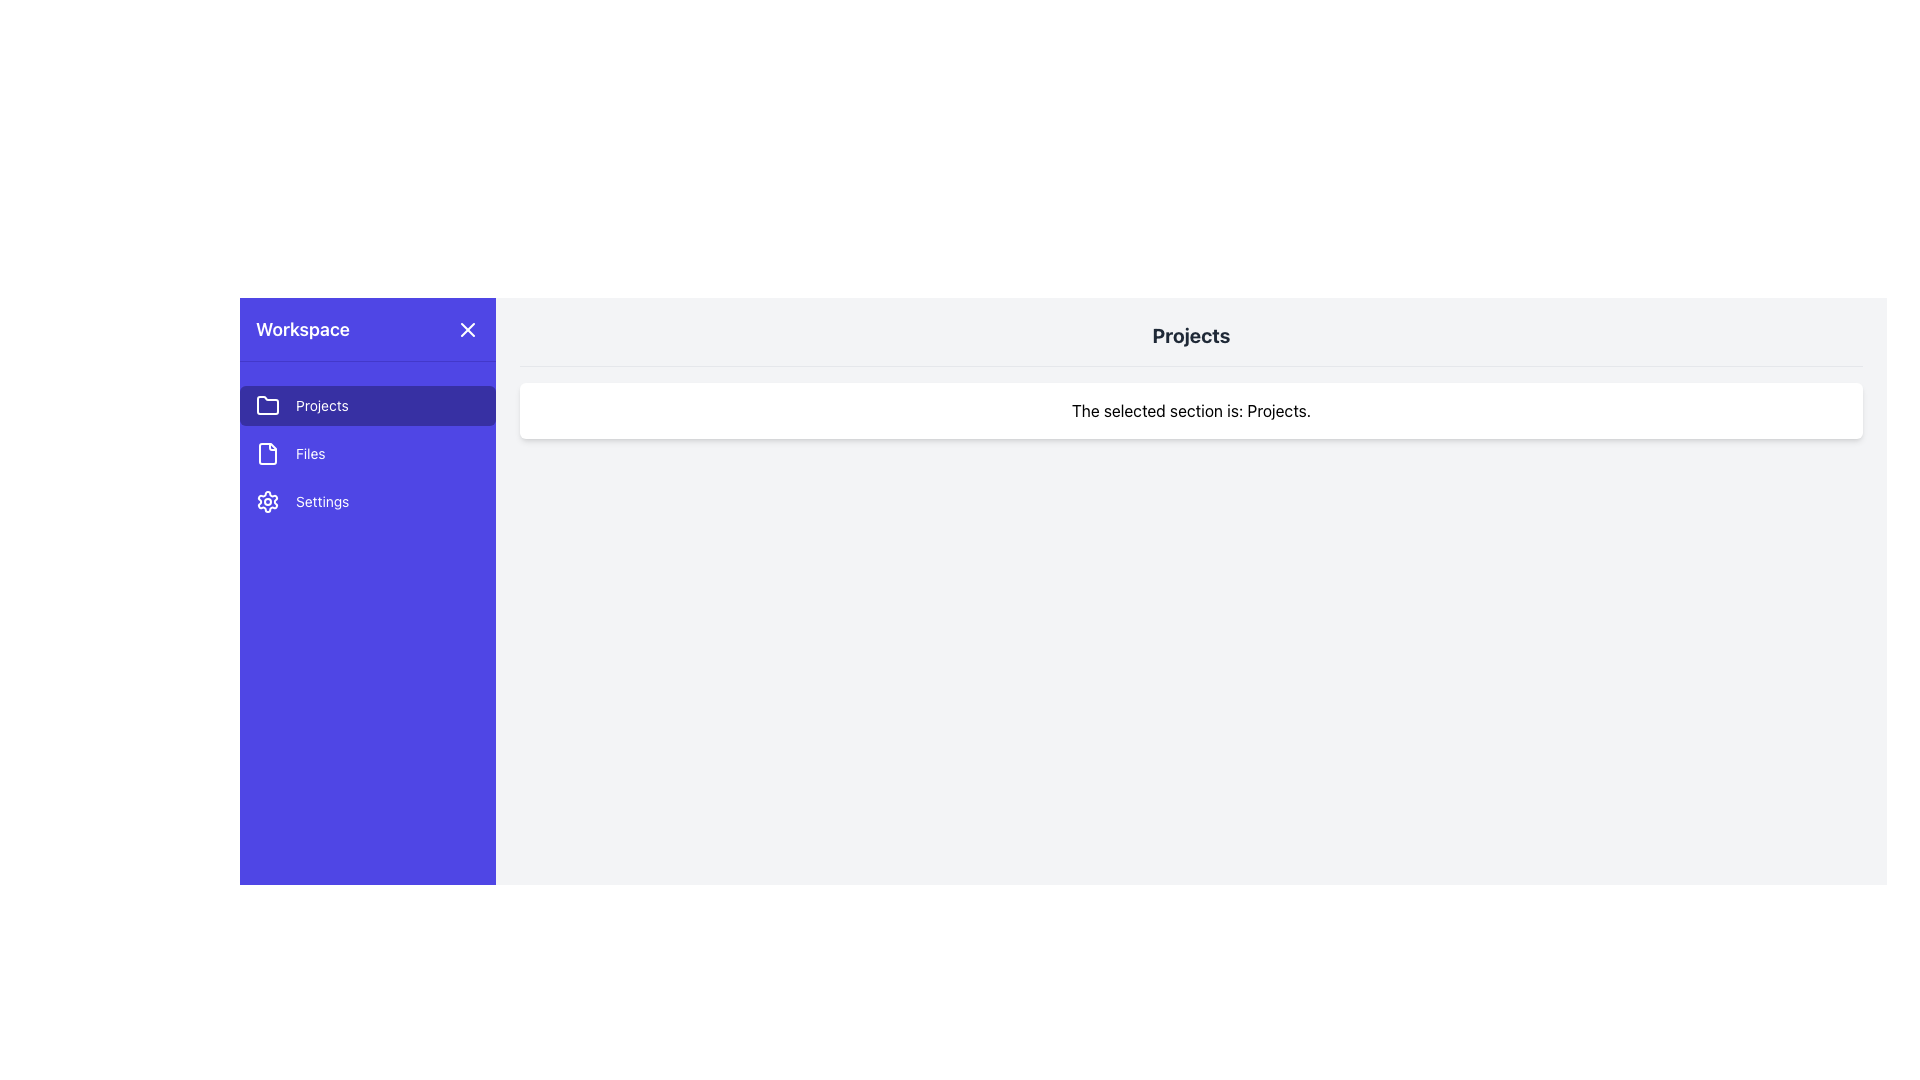  What do you see at coordinates (466, 328) in the screenshot?
I see `the close button styled as an 'X' icon located in the upper-right corner of the sidebar labeled 'Workspace' to observe hover effects` at bounding box center [466, 328].